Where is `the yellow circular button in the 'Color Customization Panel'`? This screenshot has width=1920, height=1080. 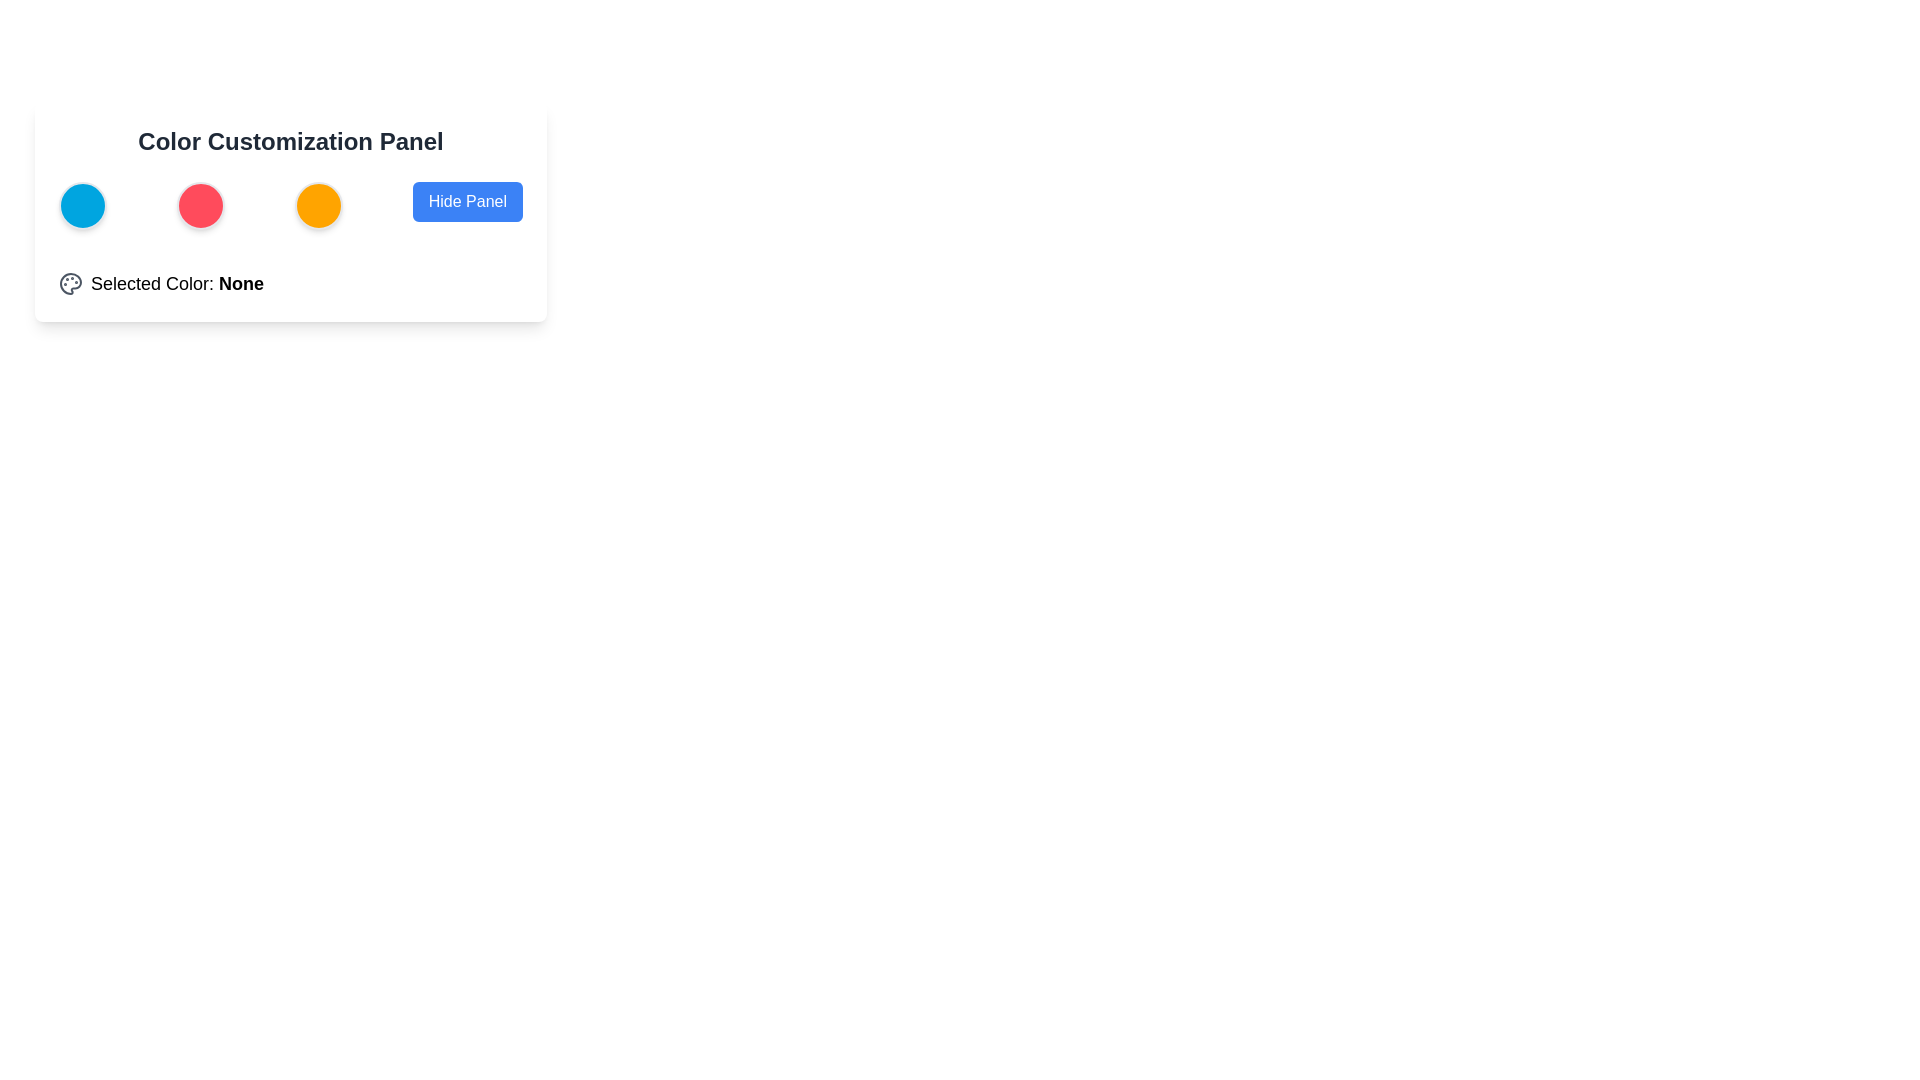 the yellow circular button in the 'Color Customization Panel' is located at coordinates (290, 205).